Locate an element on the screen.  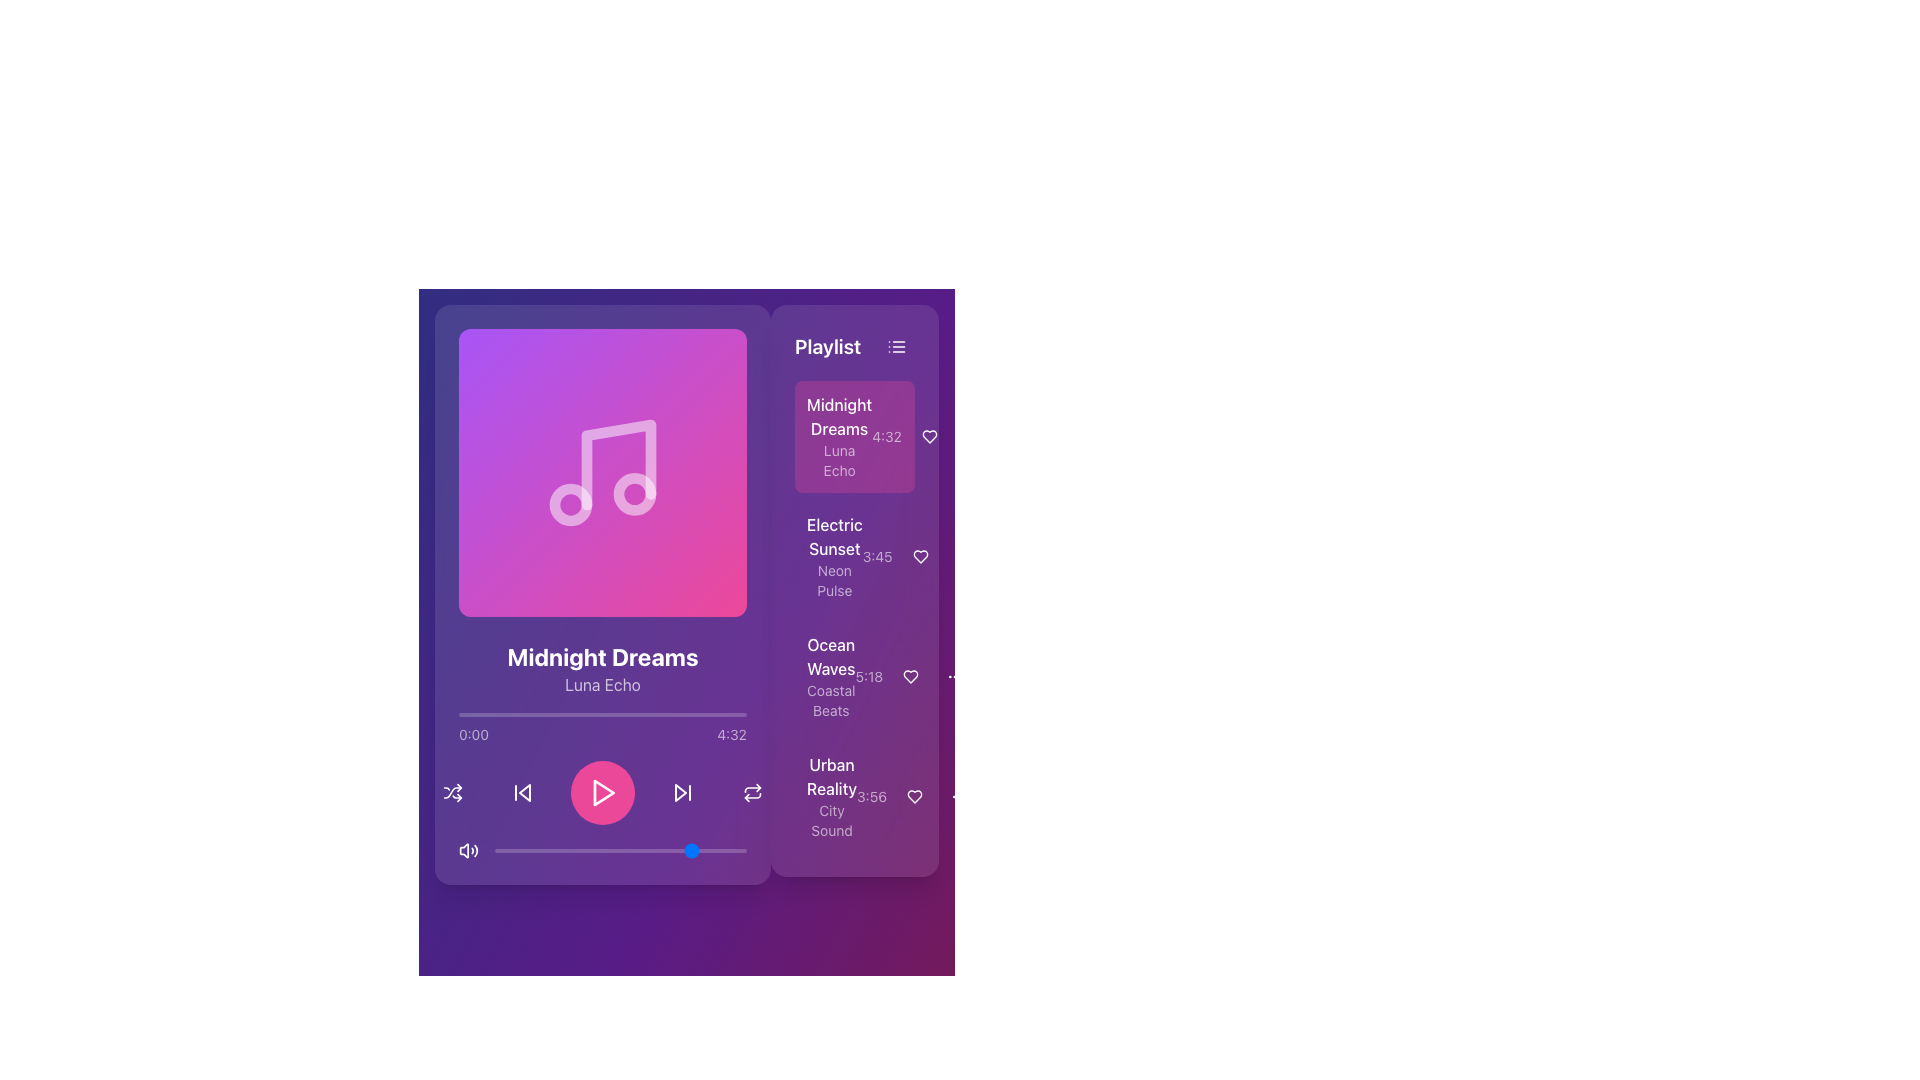
the heart icon button representing the 'favorite' function for the song 'Ocean Waves' is located at coordinates (910, 676).